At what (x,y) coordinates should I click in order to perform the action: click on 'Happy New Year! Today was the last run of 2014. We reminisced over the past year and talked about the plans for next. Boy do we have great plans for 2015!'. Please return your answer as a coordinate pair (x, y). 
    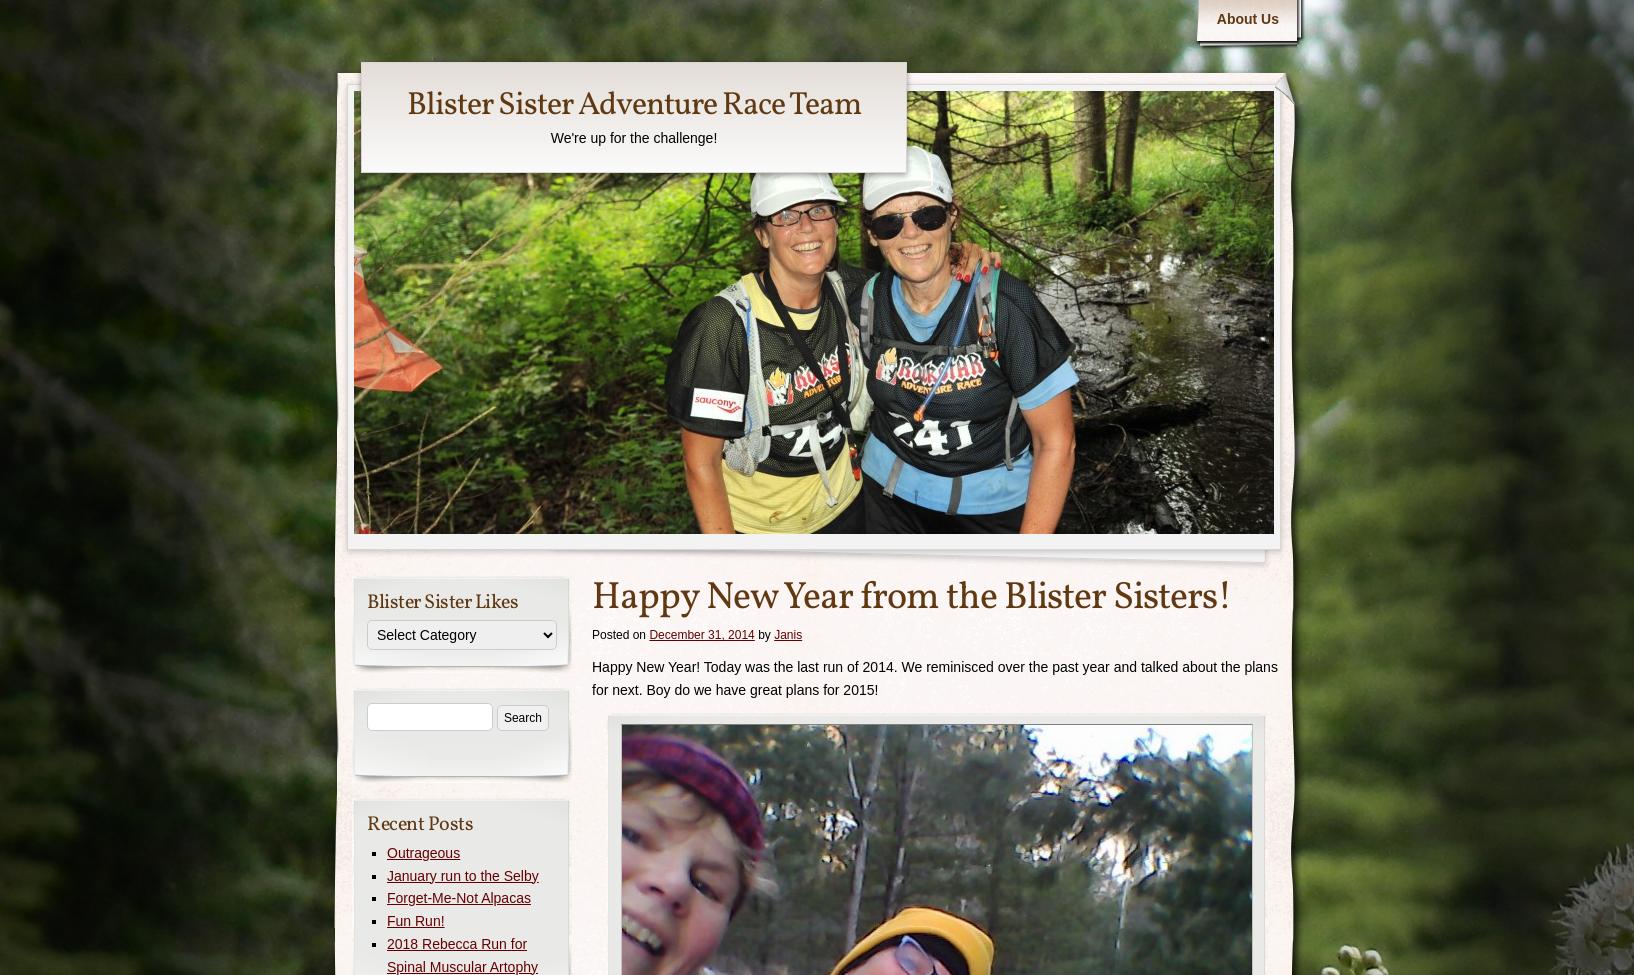
    Looking at the image, I should click on (934, 677).